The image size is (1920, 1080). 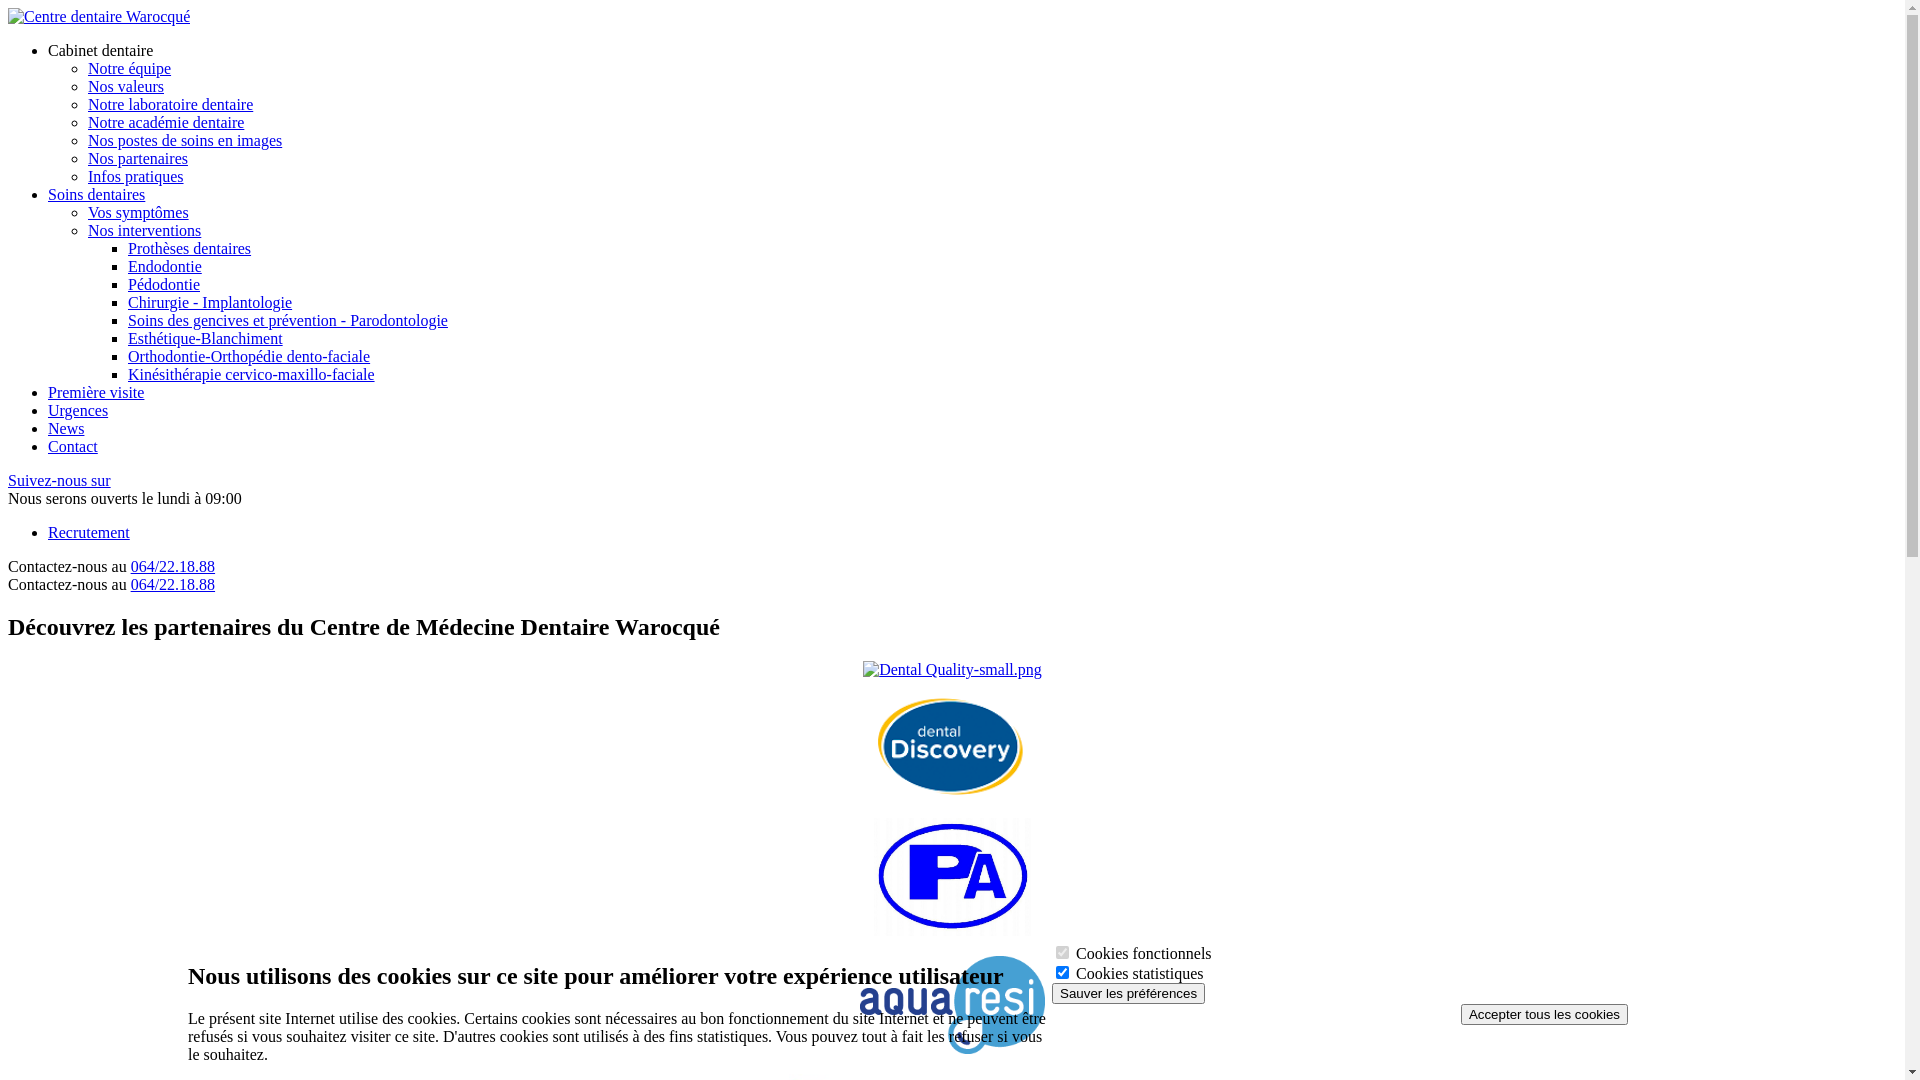 I want to click on 'Contact', so click(x=48, y=445).